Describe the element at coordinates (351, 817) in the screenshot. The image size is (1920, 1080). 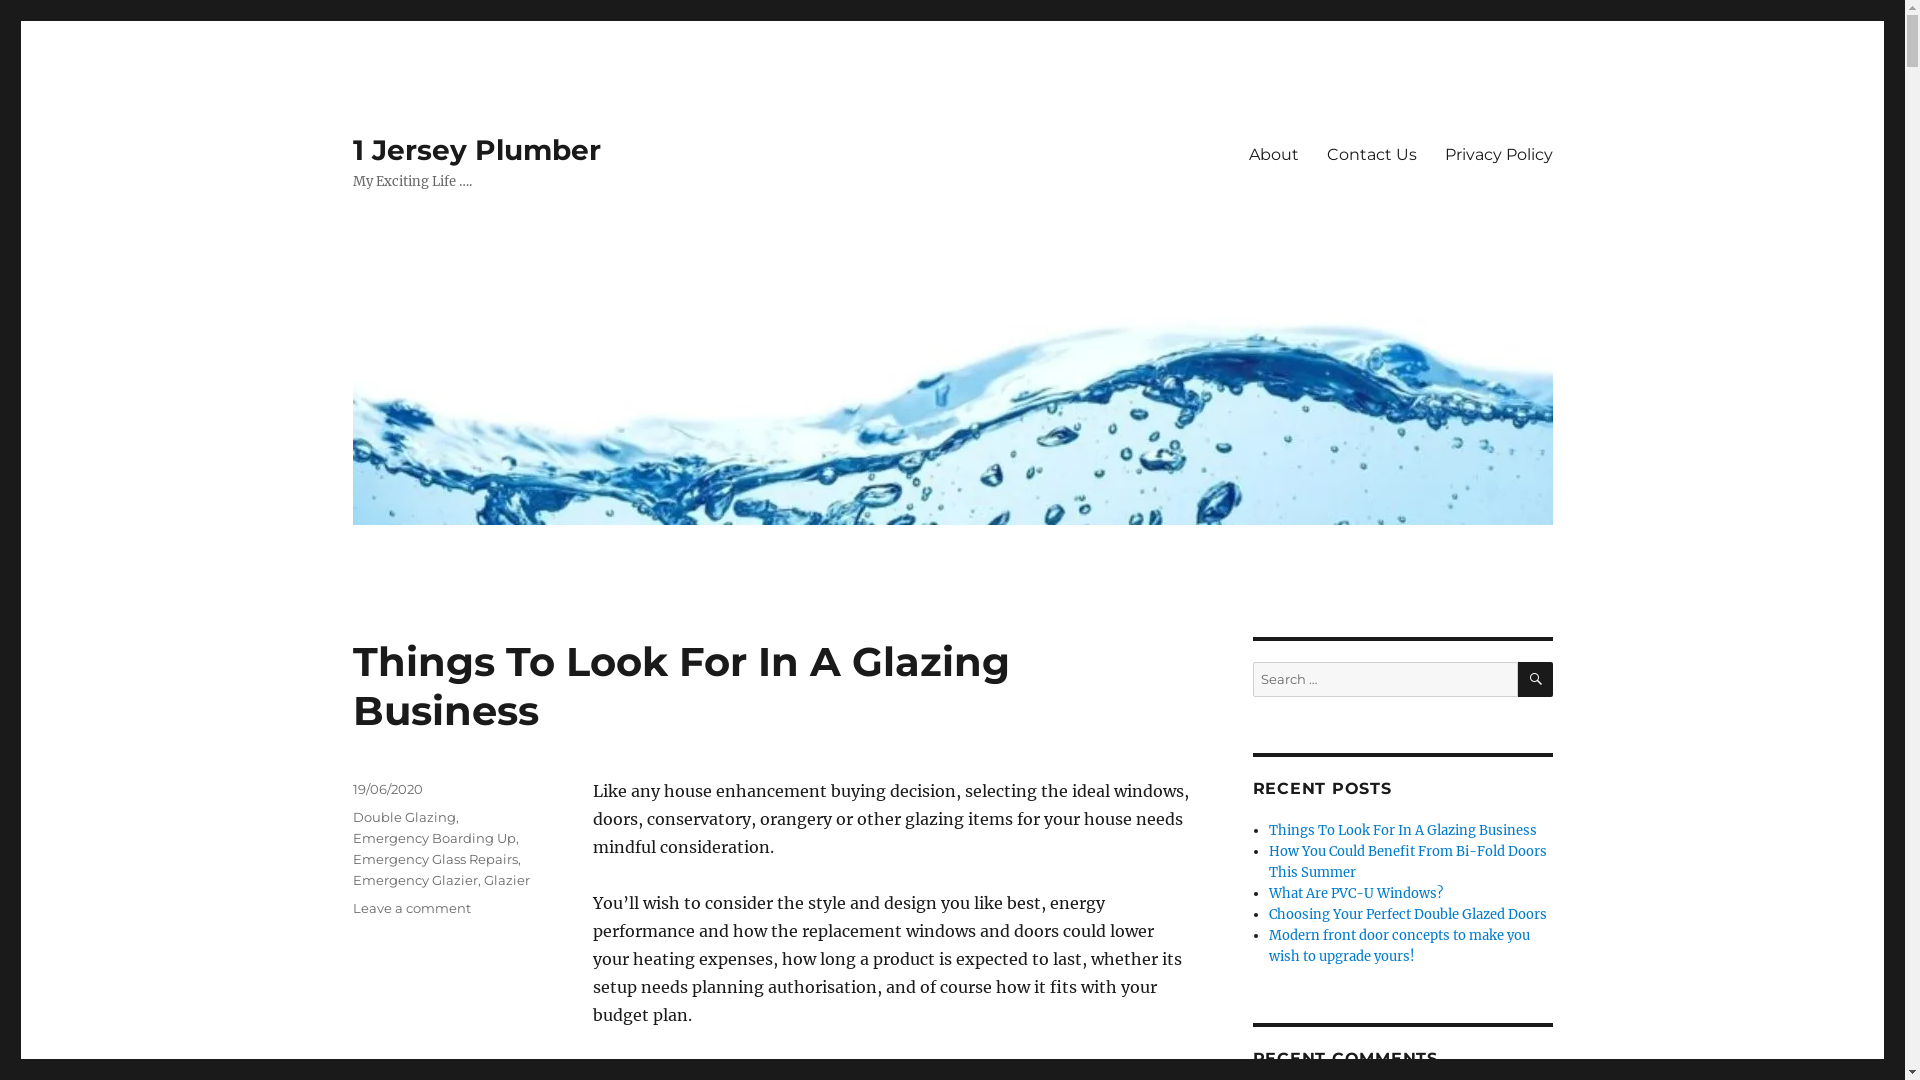
I see `'Double Glazing'` at that location.